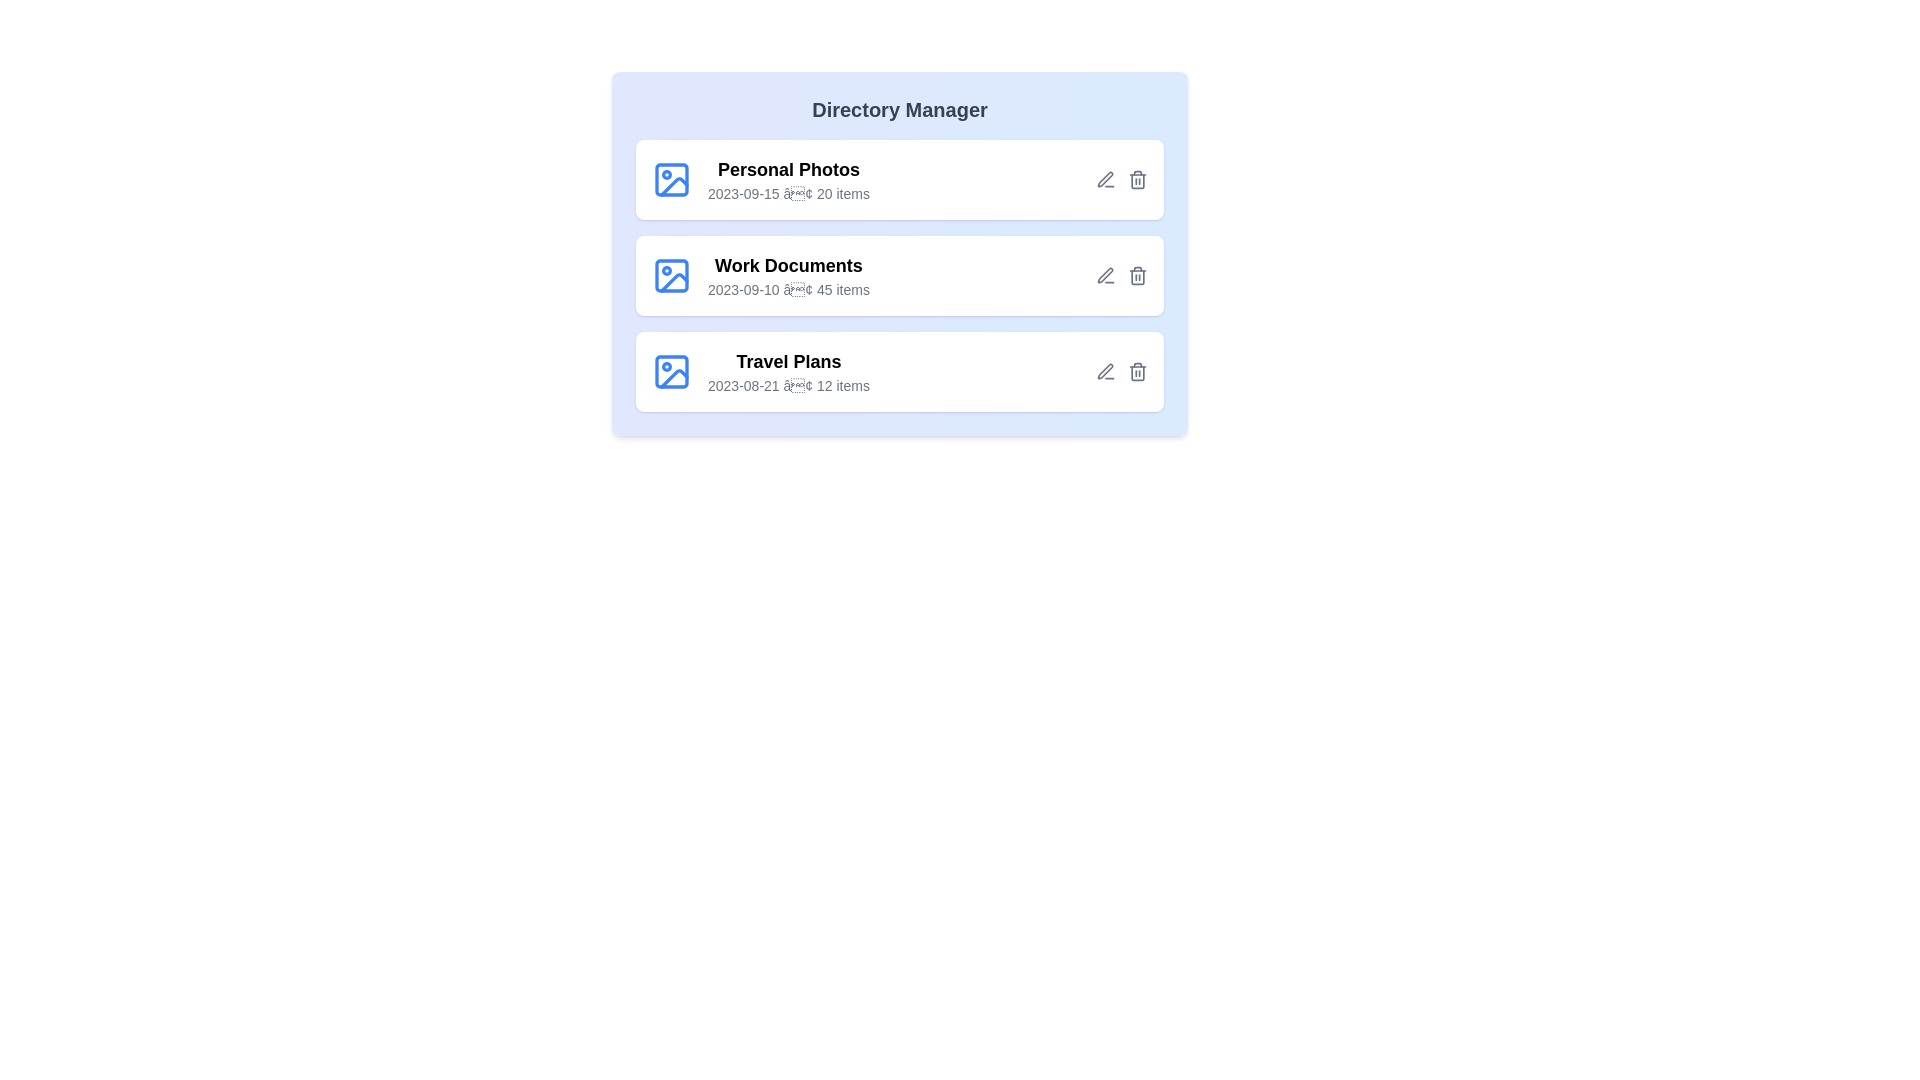 The image size is (1920, 1080). What do you see at coordinates (899, 180) in the screenshot?
I see `the directory item labeled 'Personal Photos' to observe the hover effect` at bounding box center [899, 180].